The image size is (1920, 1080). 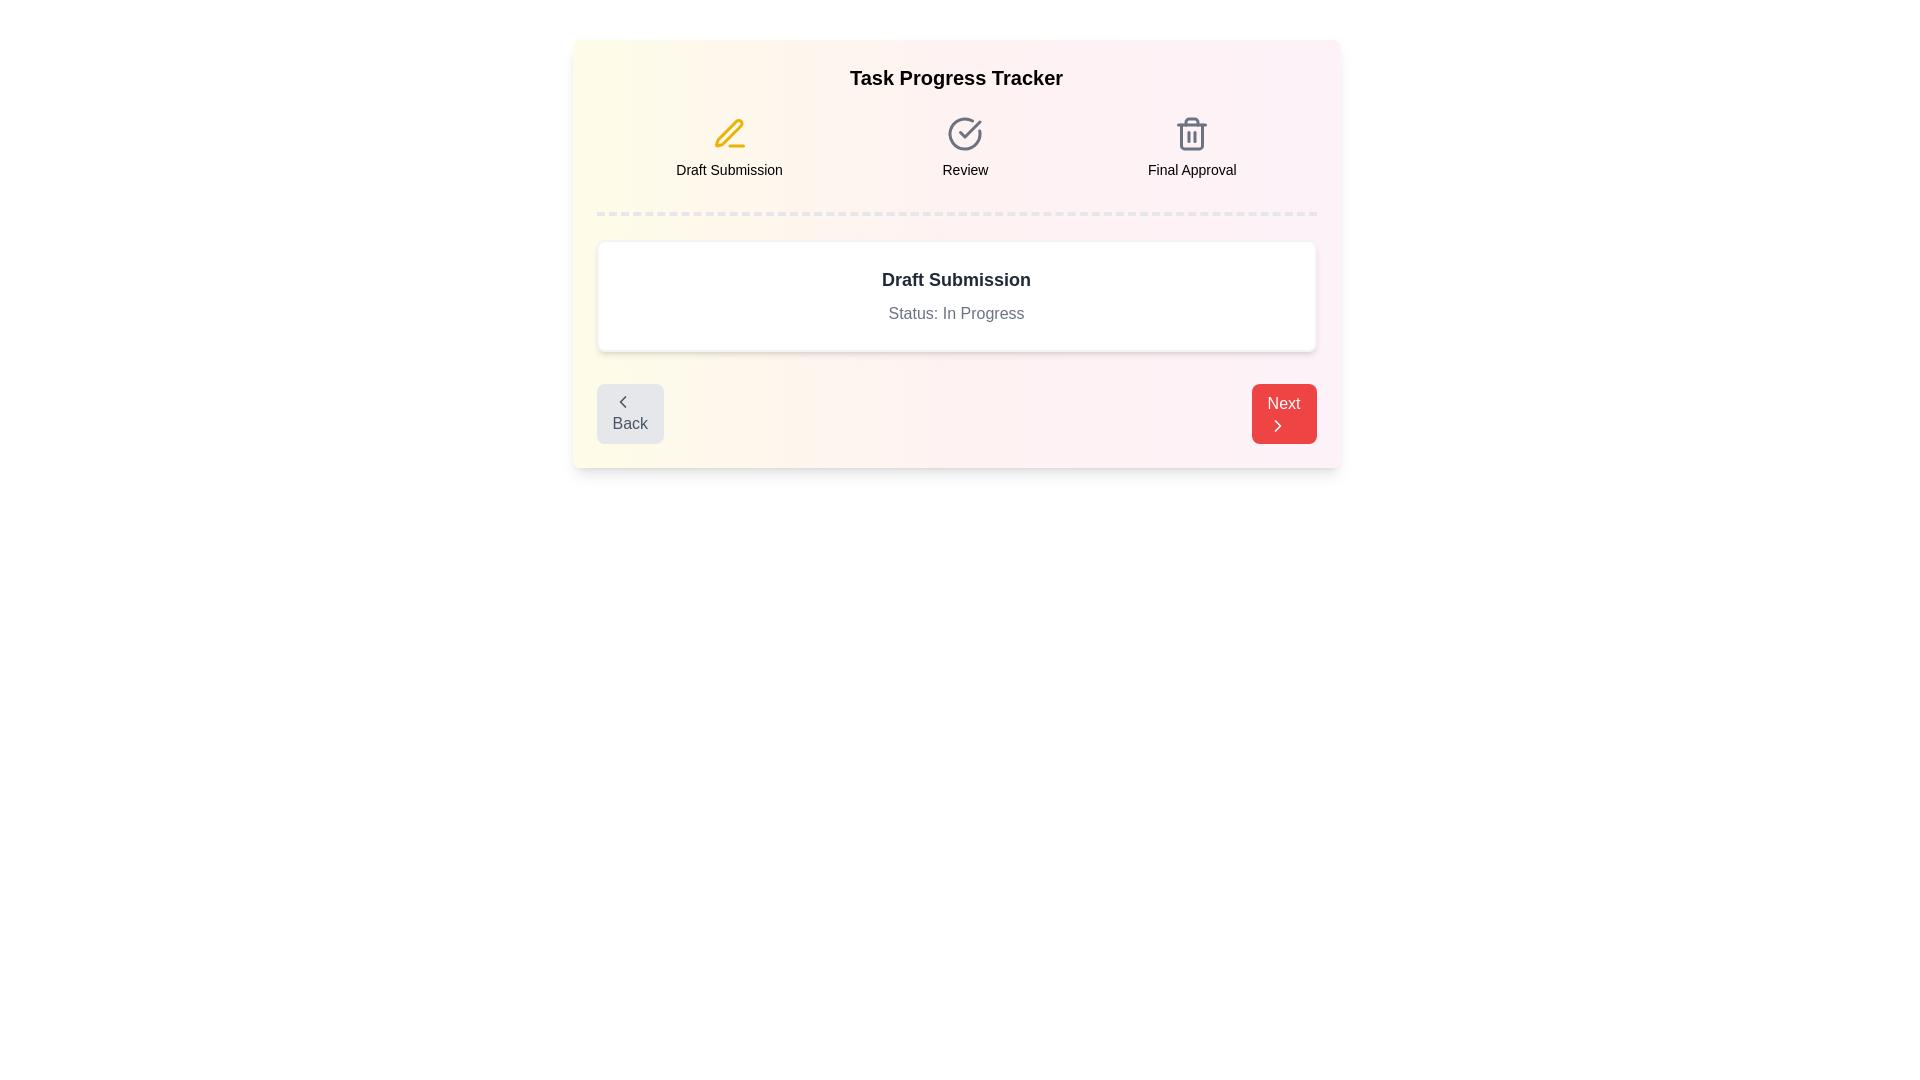 What do you see at coordinates (728, 134) in the screenshot?
I see `the task icon for Draft Submission to reveal additional information` at bounding box center [728, 134].